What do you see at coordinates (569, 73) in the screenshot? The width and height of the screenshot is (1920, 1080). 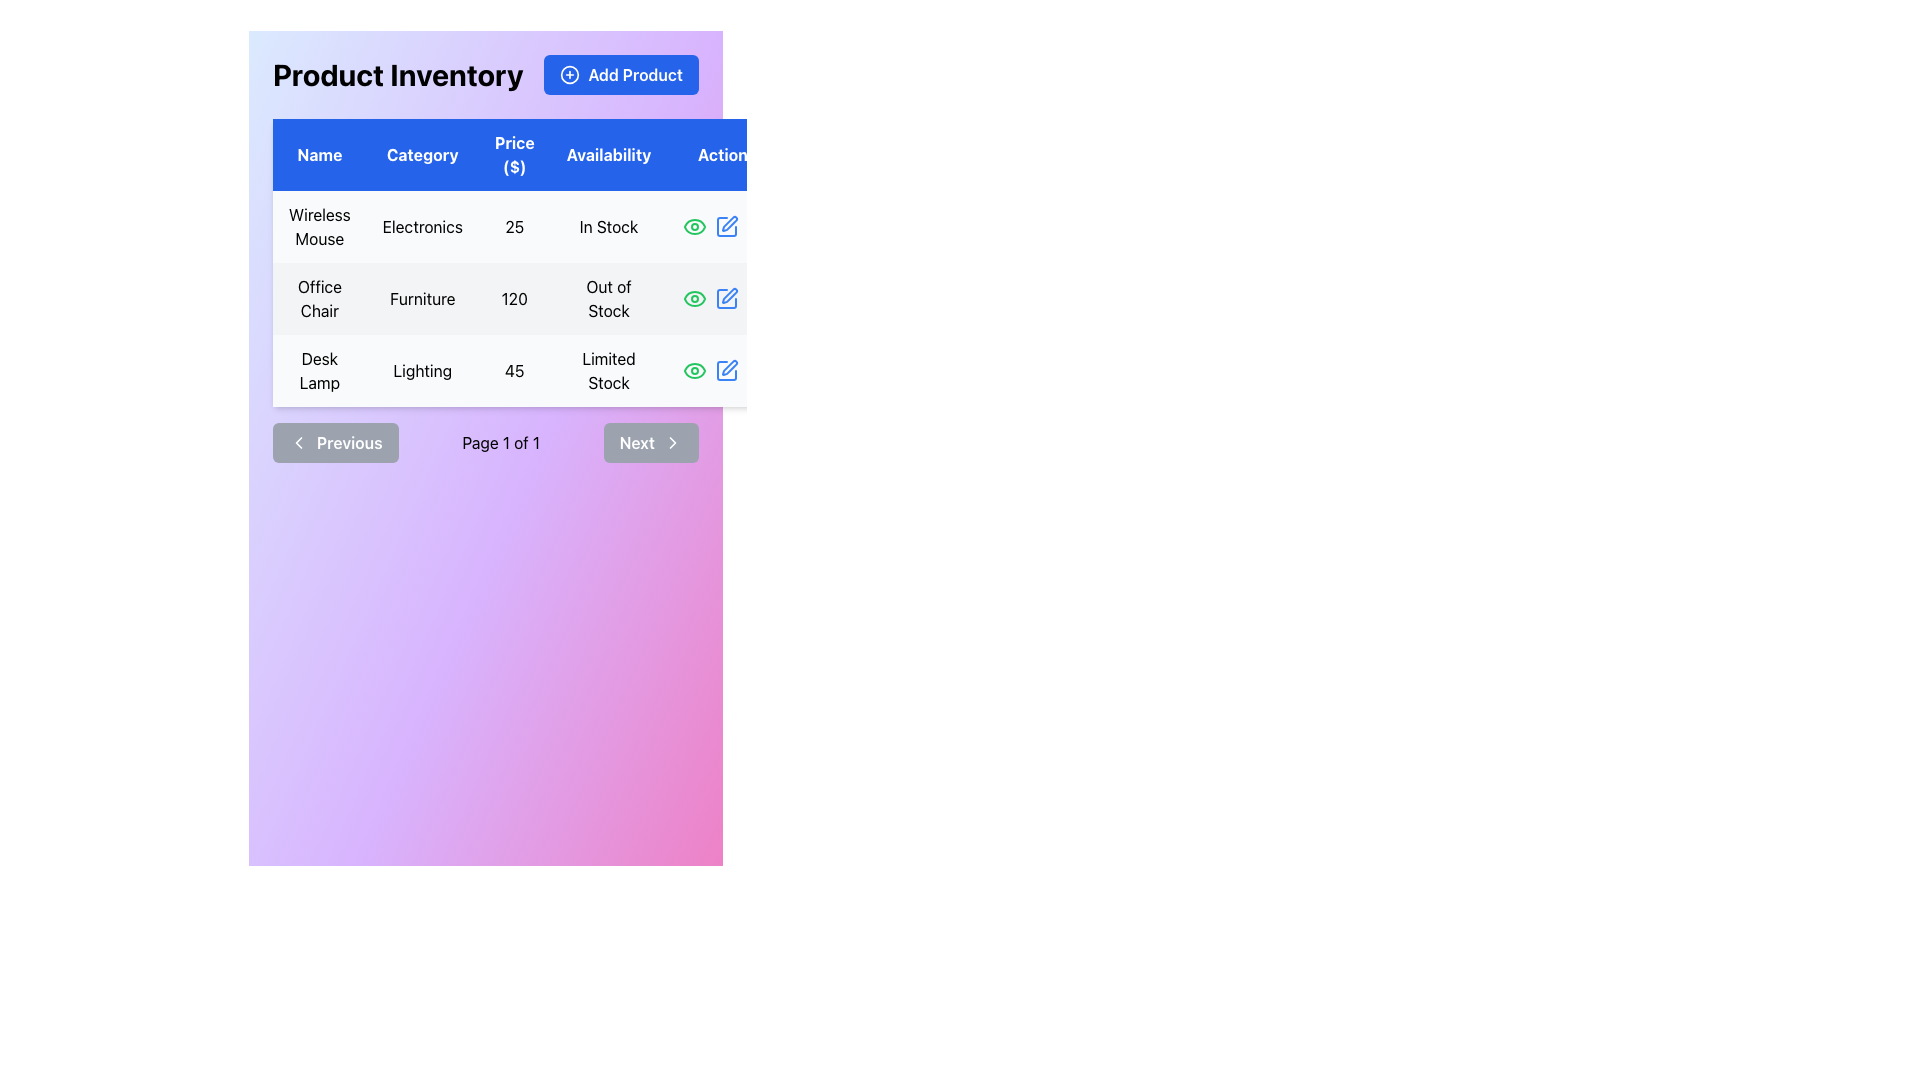 I see `the vector graphic icon within the 'Add Product' button, which symbolizes the action of adding or creating a new item` at bounding box center [569, 73].